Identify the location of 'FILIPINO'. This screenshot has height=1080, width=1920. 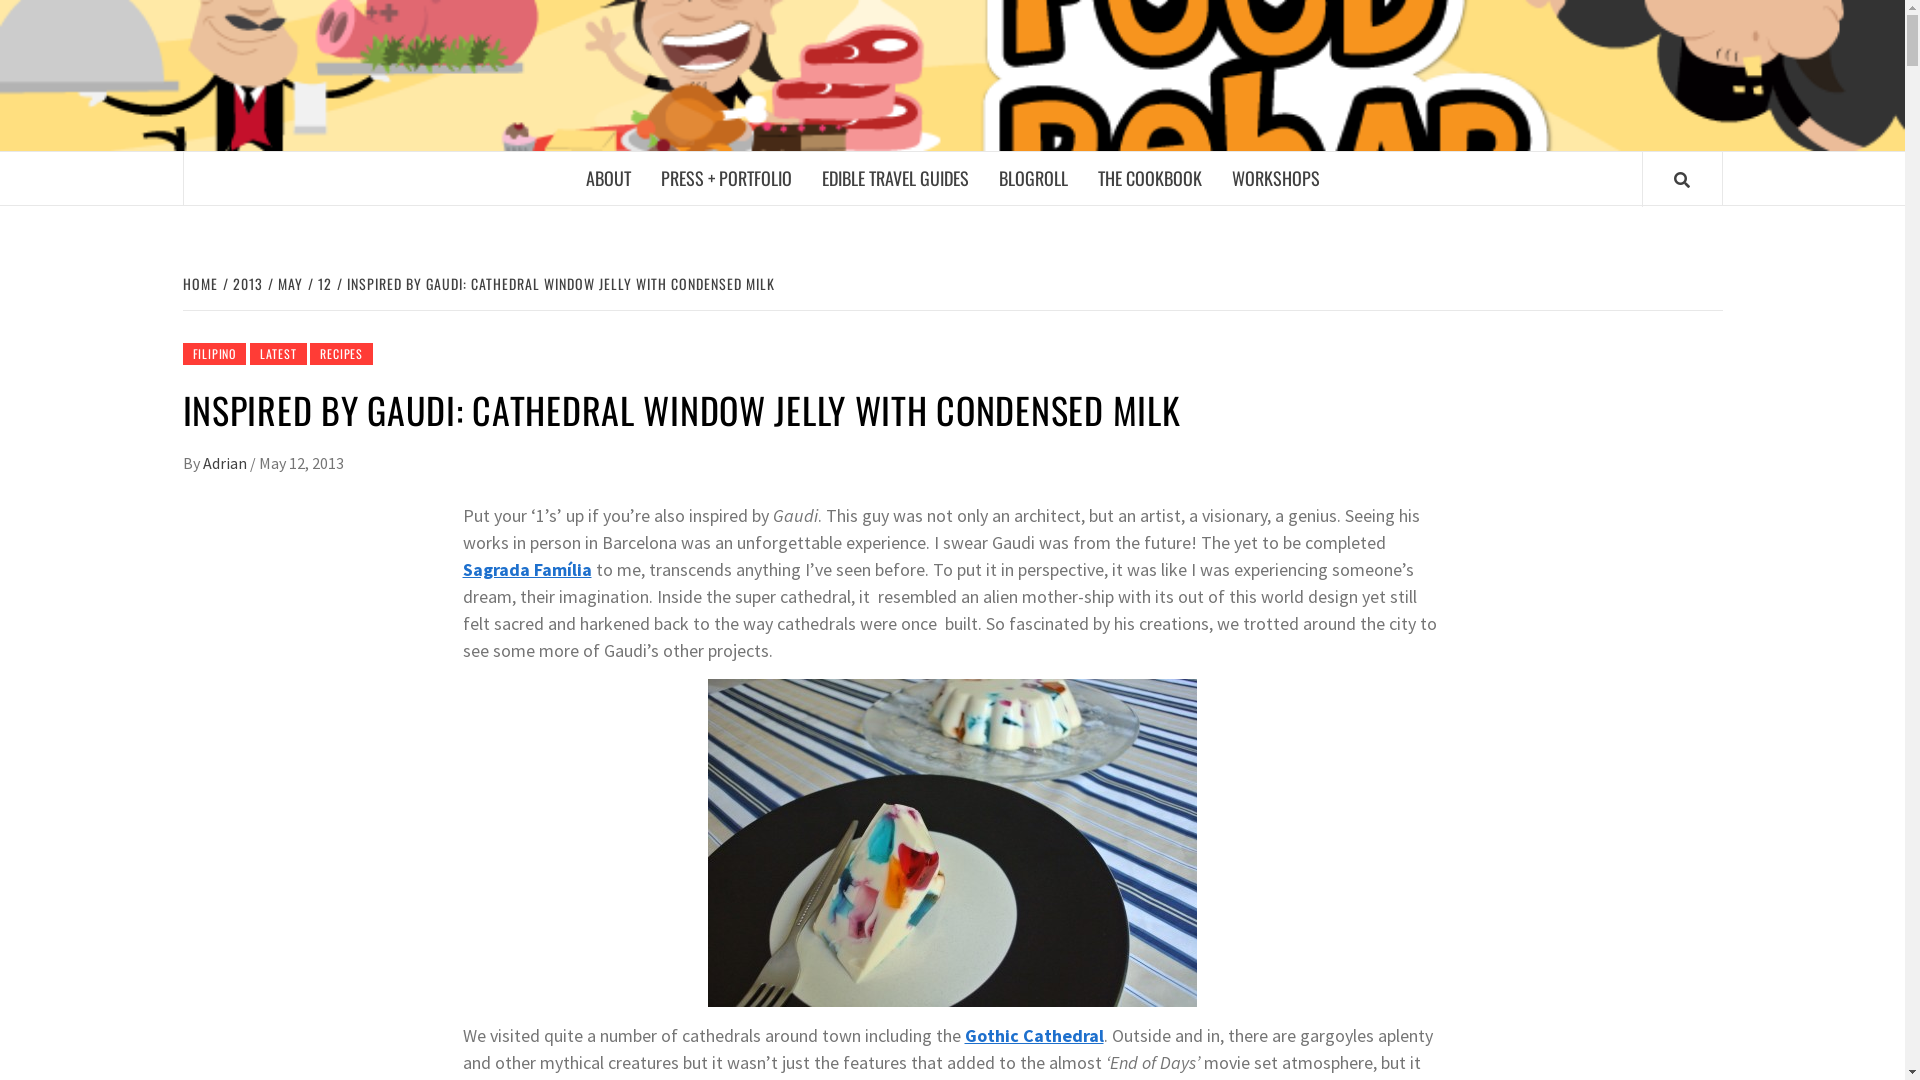
(213, 353).